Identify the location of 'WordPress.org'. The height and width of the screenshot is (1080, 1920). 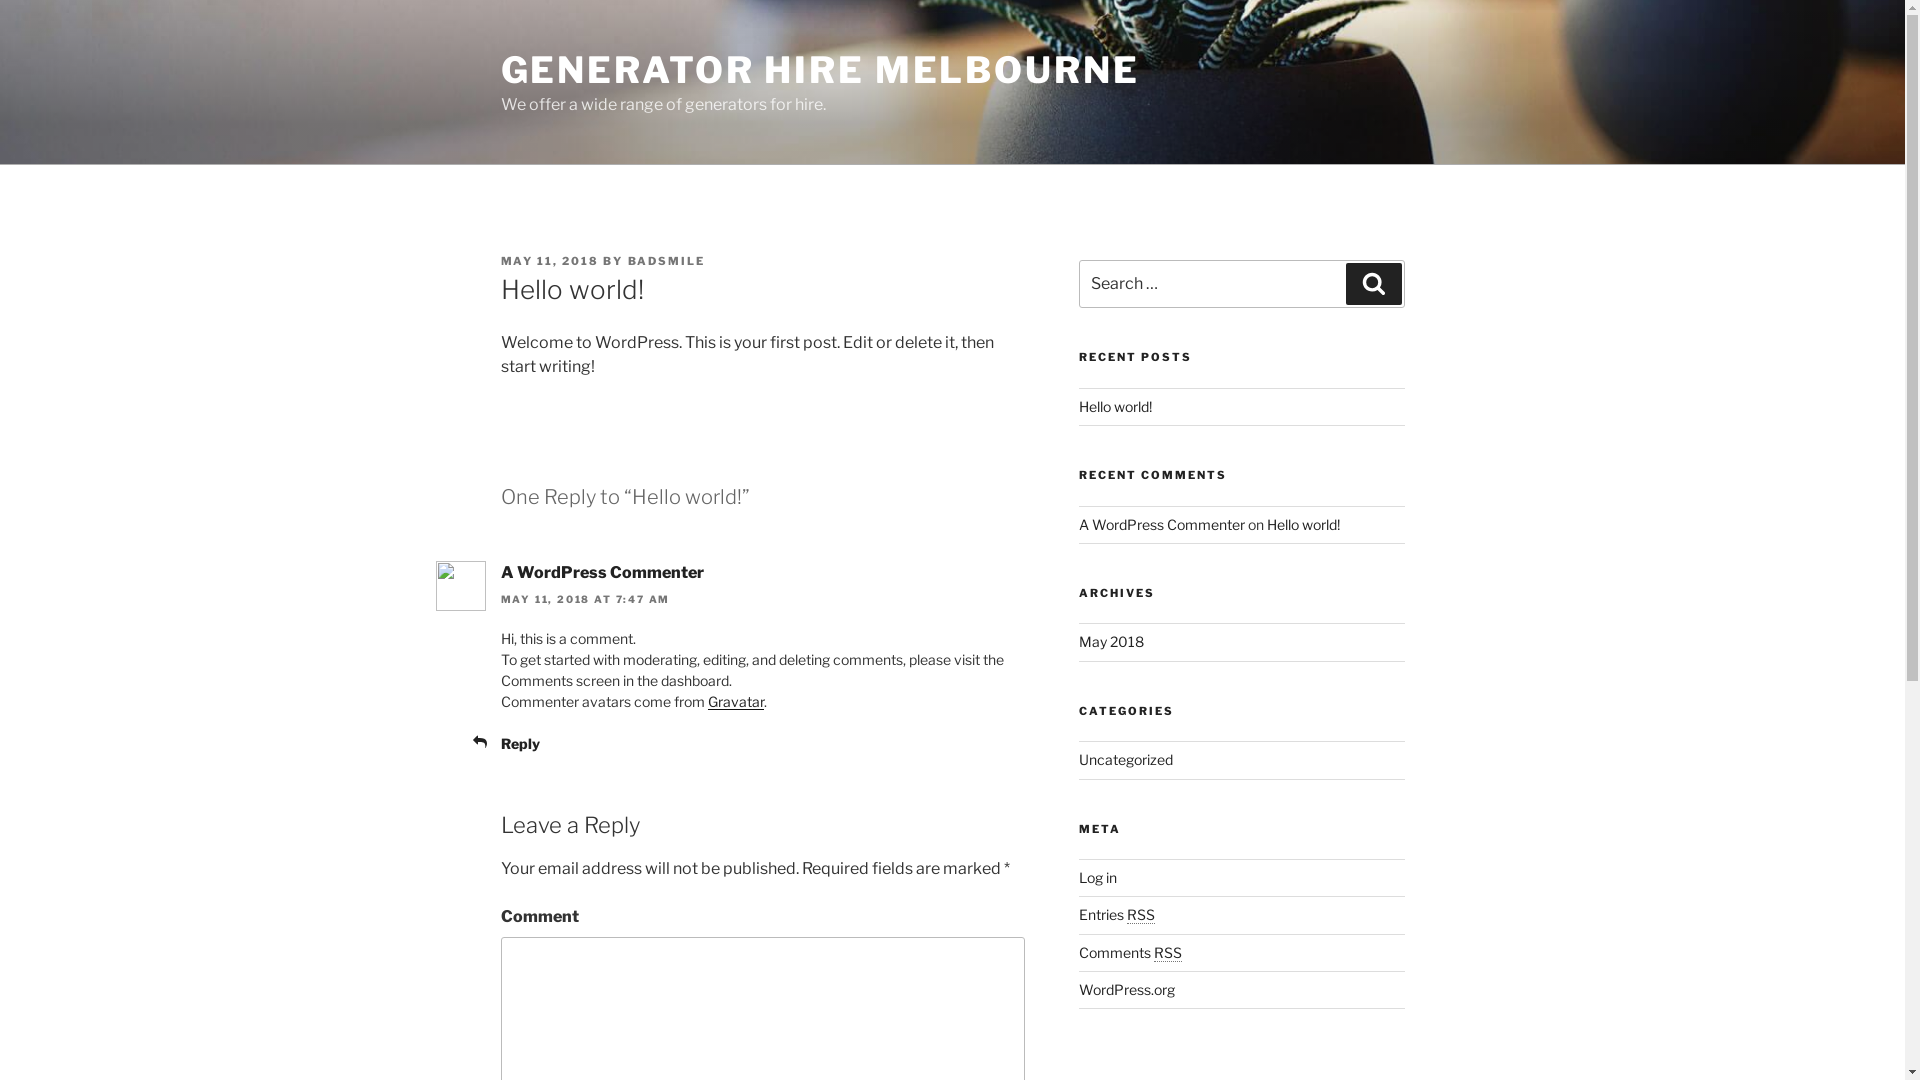
(1127, 988).